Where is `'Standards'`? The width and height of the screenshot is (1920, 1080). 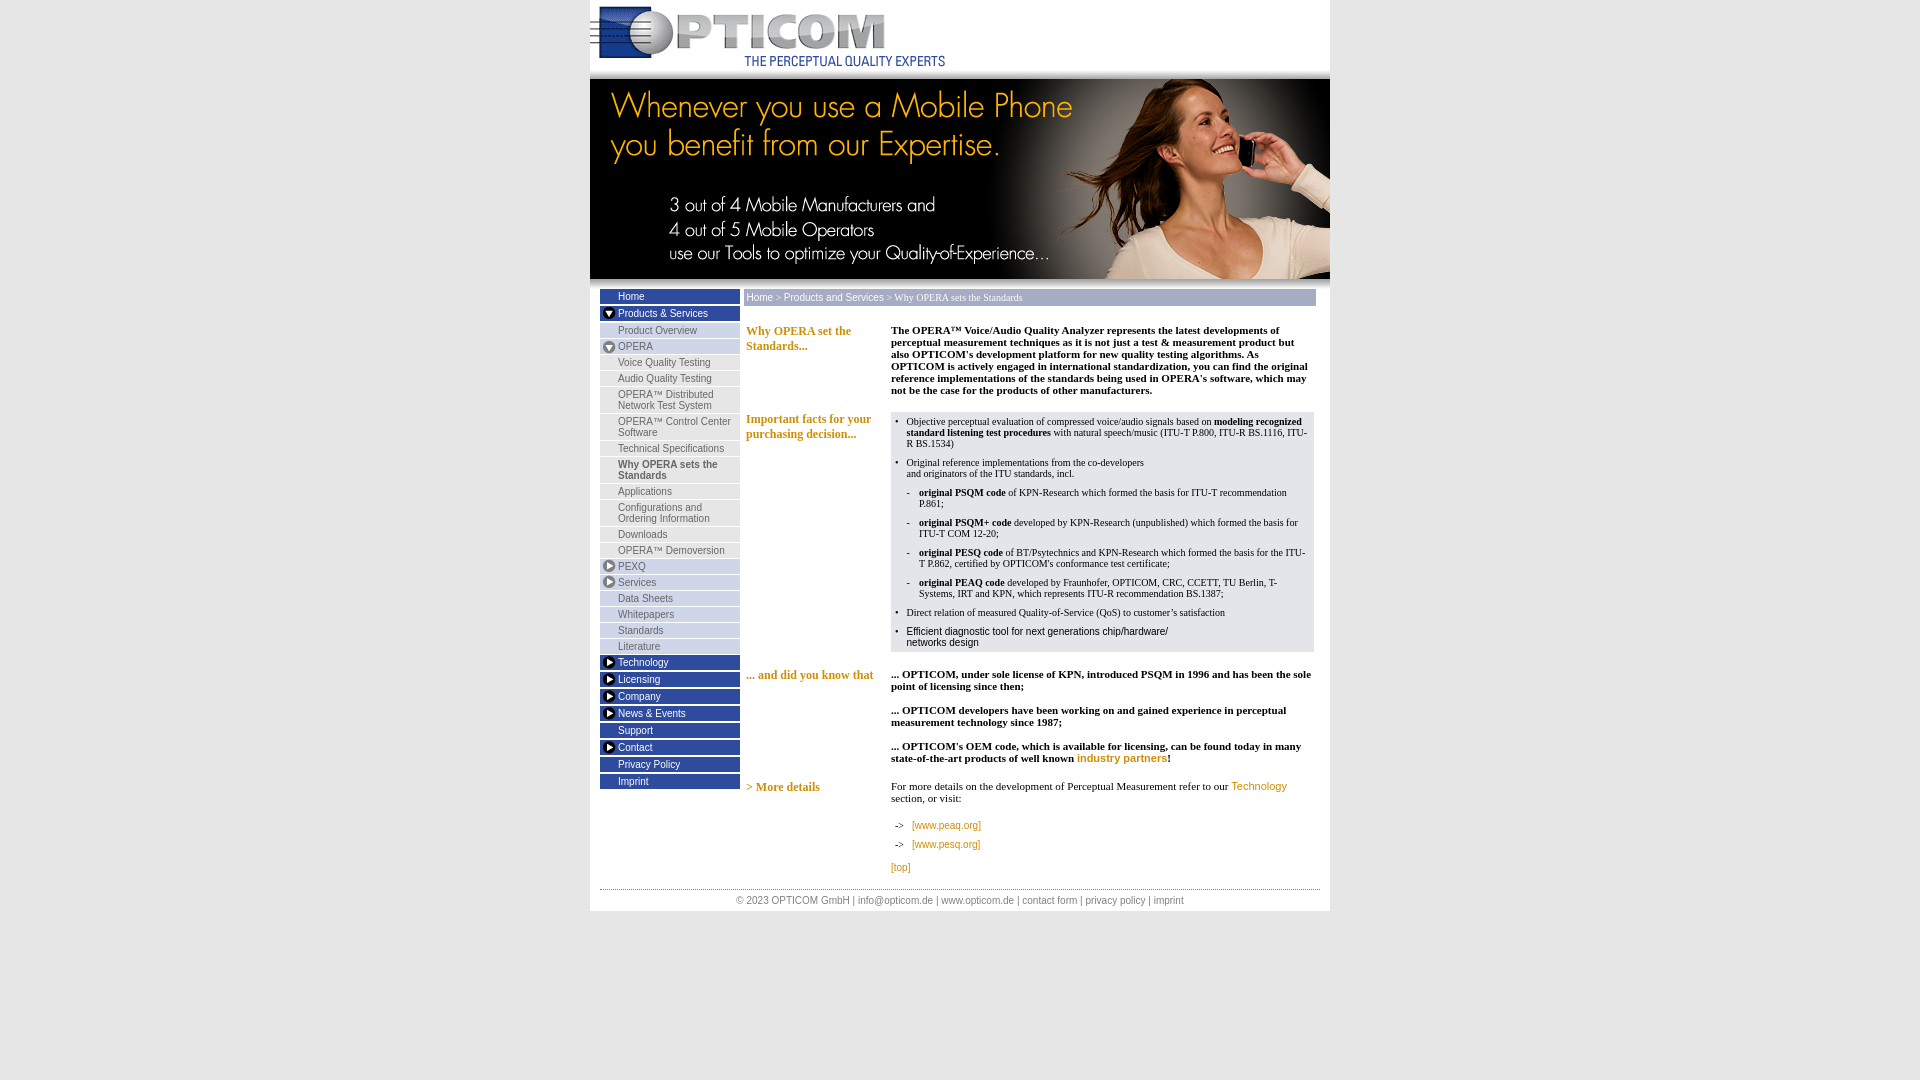
'Standards' is located at coordinates (641, 630).